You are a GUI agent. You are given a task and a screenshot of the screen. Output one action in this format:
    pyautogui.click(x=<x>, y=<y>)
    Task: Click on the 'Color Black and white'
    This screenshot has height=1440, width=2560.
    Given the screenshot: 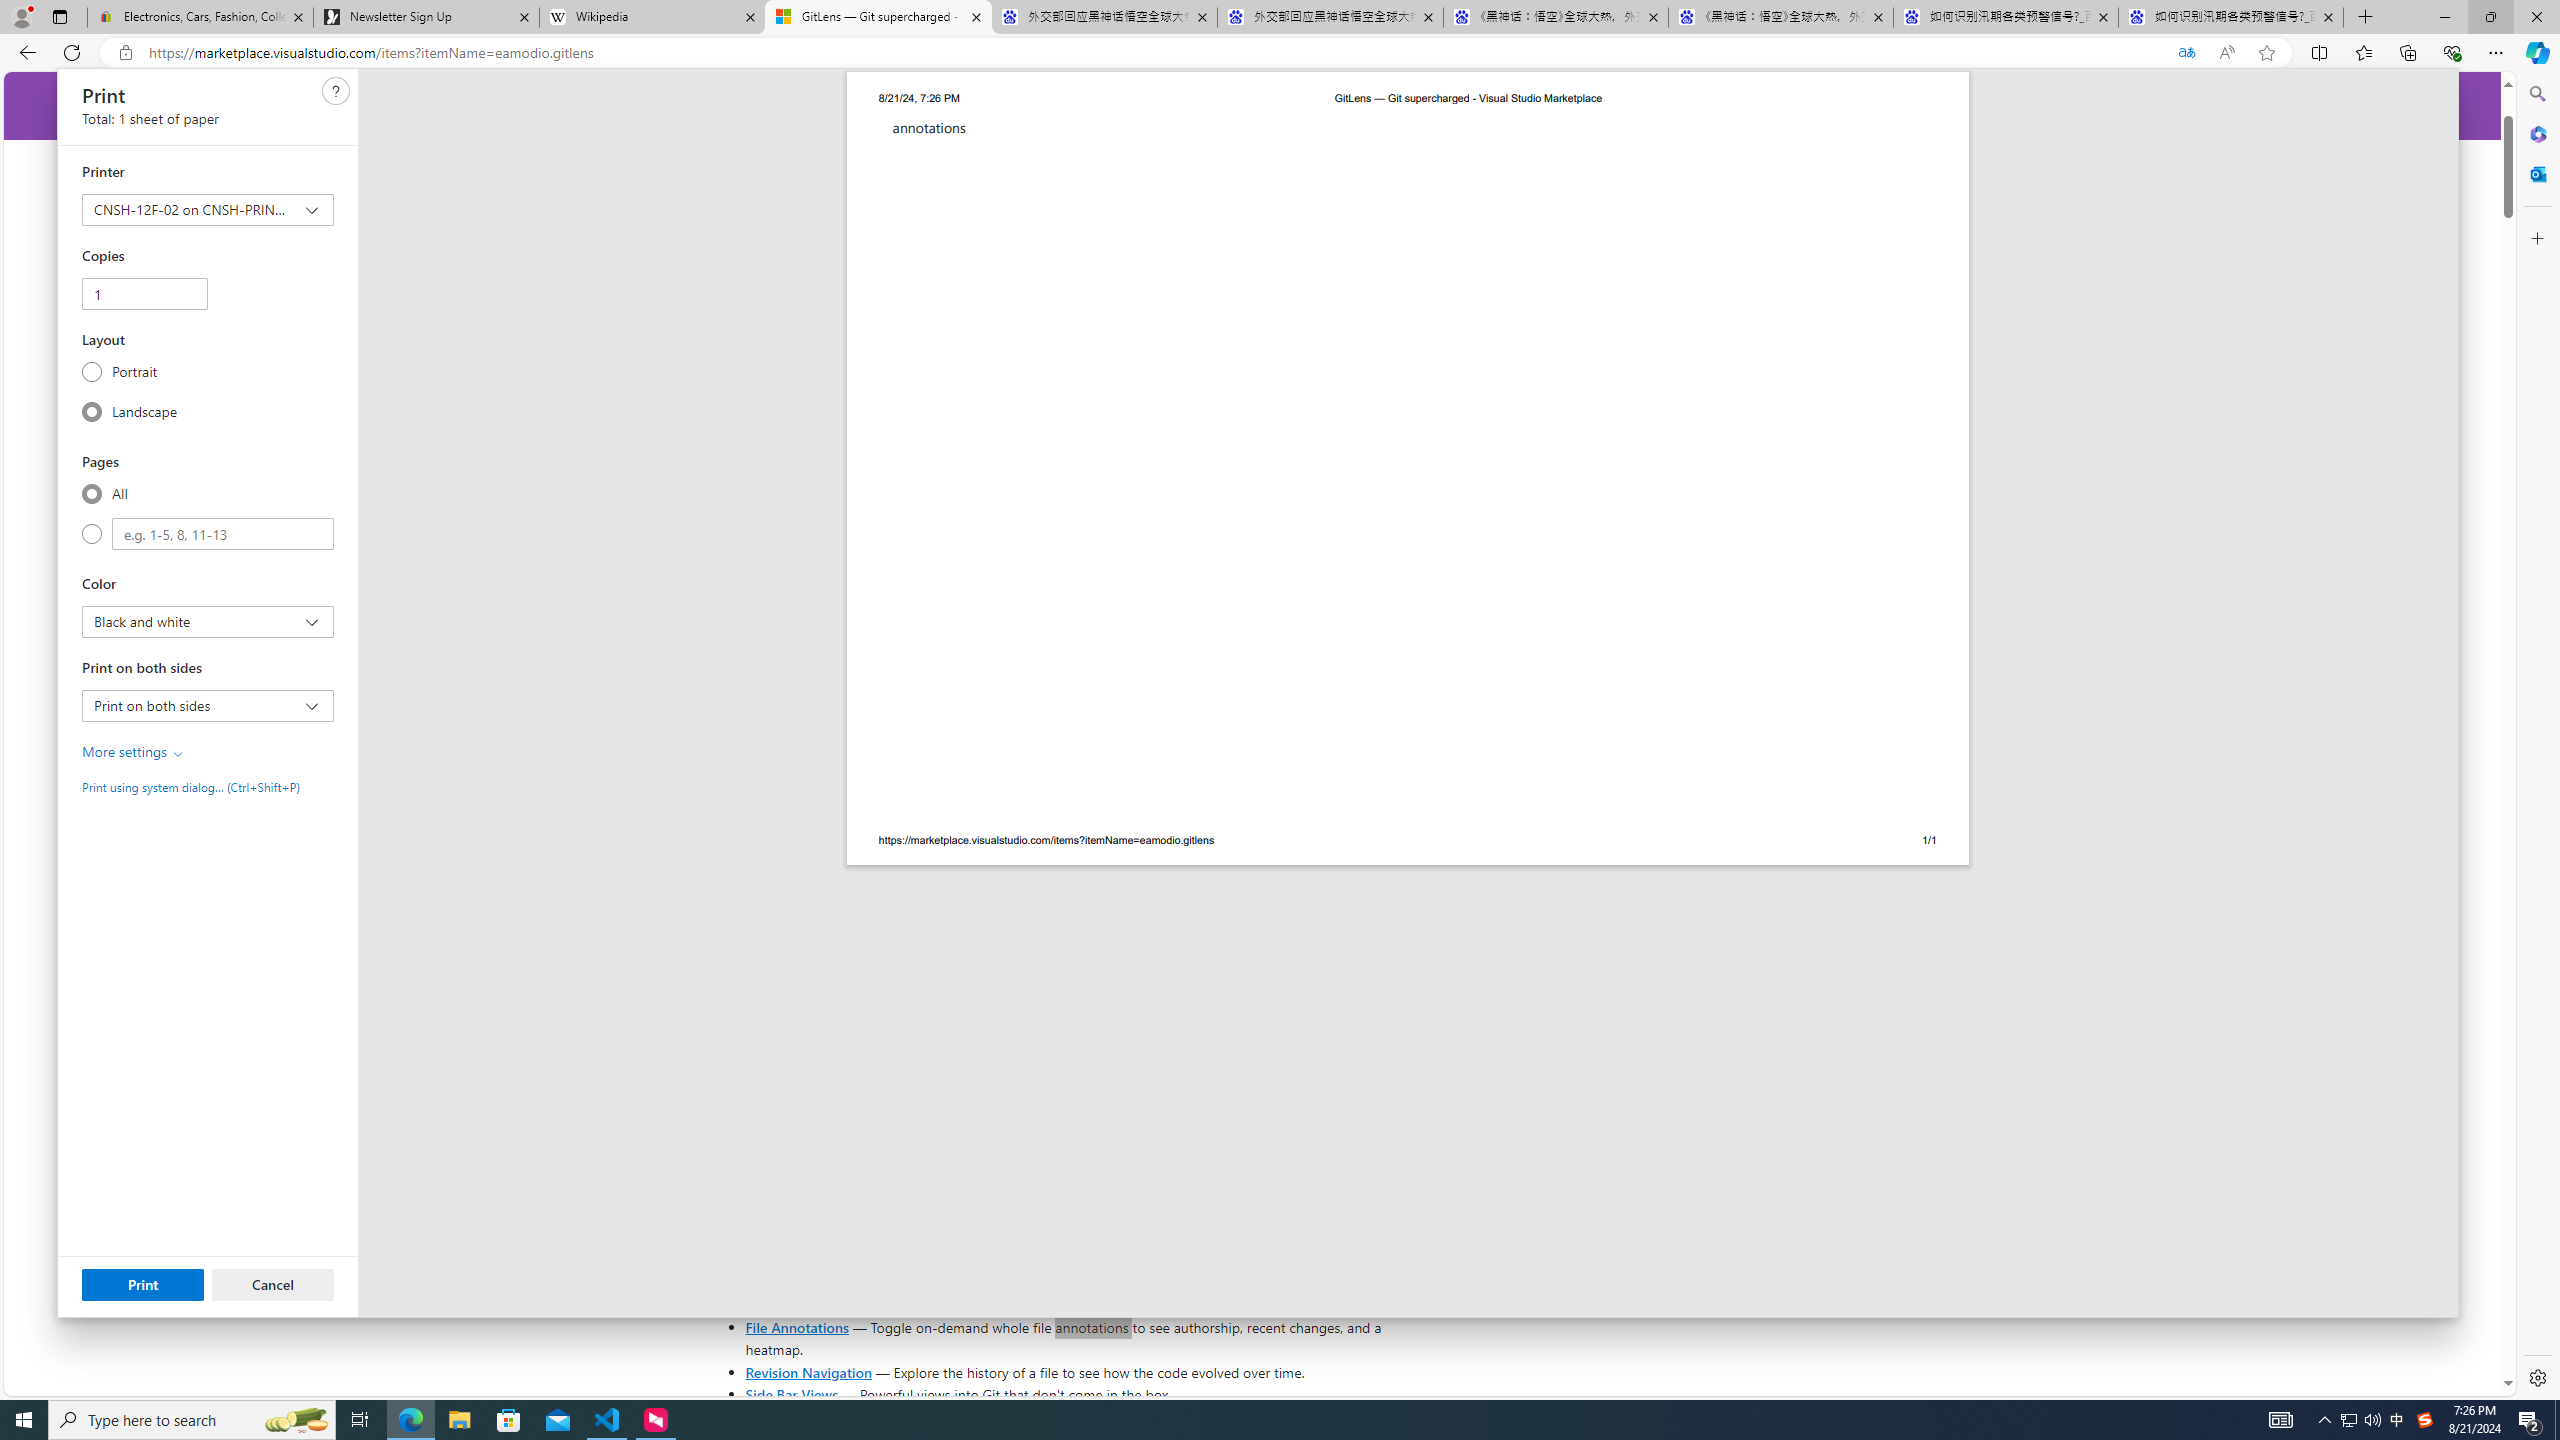 What is the action you would take?
    pyautogui.click(x=207, y=621)
    